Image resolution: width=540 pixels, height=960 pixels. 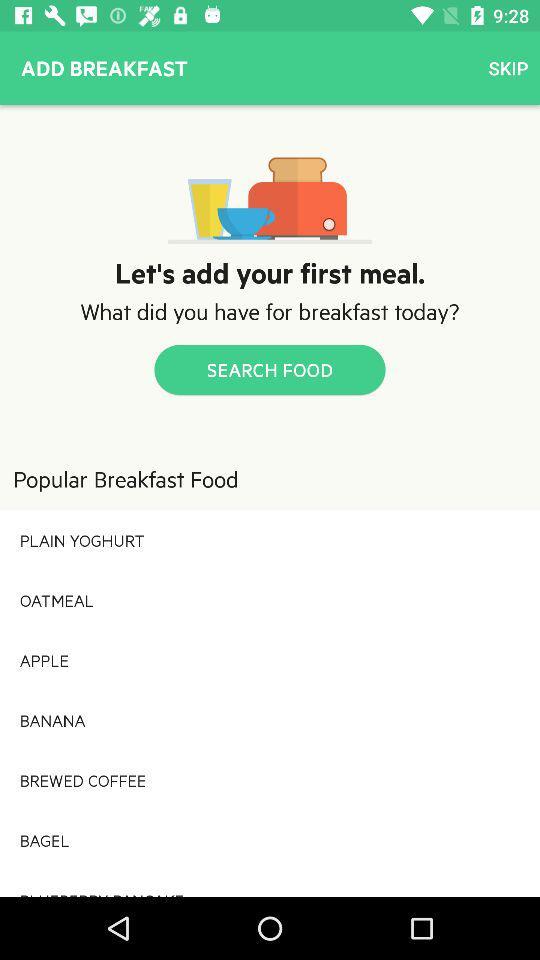 What do you see at coordinates (270, 368) in the screenshot?
I see `search food item` at bounding box center [270, 368].